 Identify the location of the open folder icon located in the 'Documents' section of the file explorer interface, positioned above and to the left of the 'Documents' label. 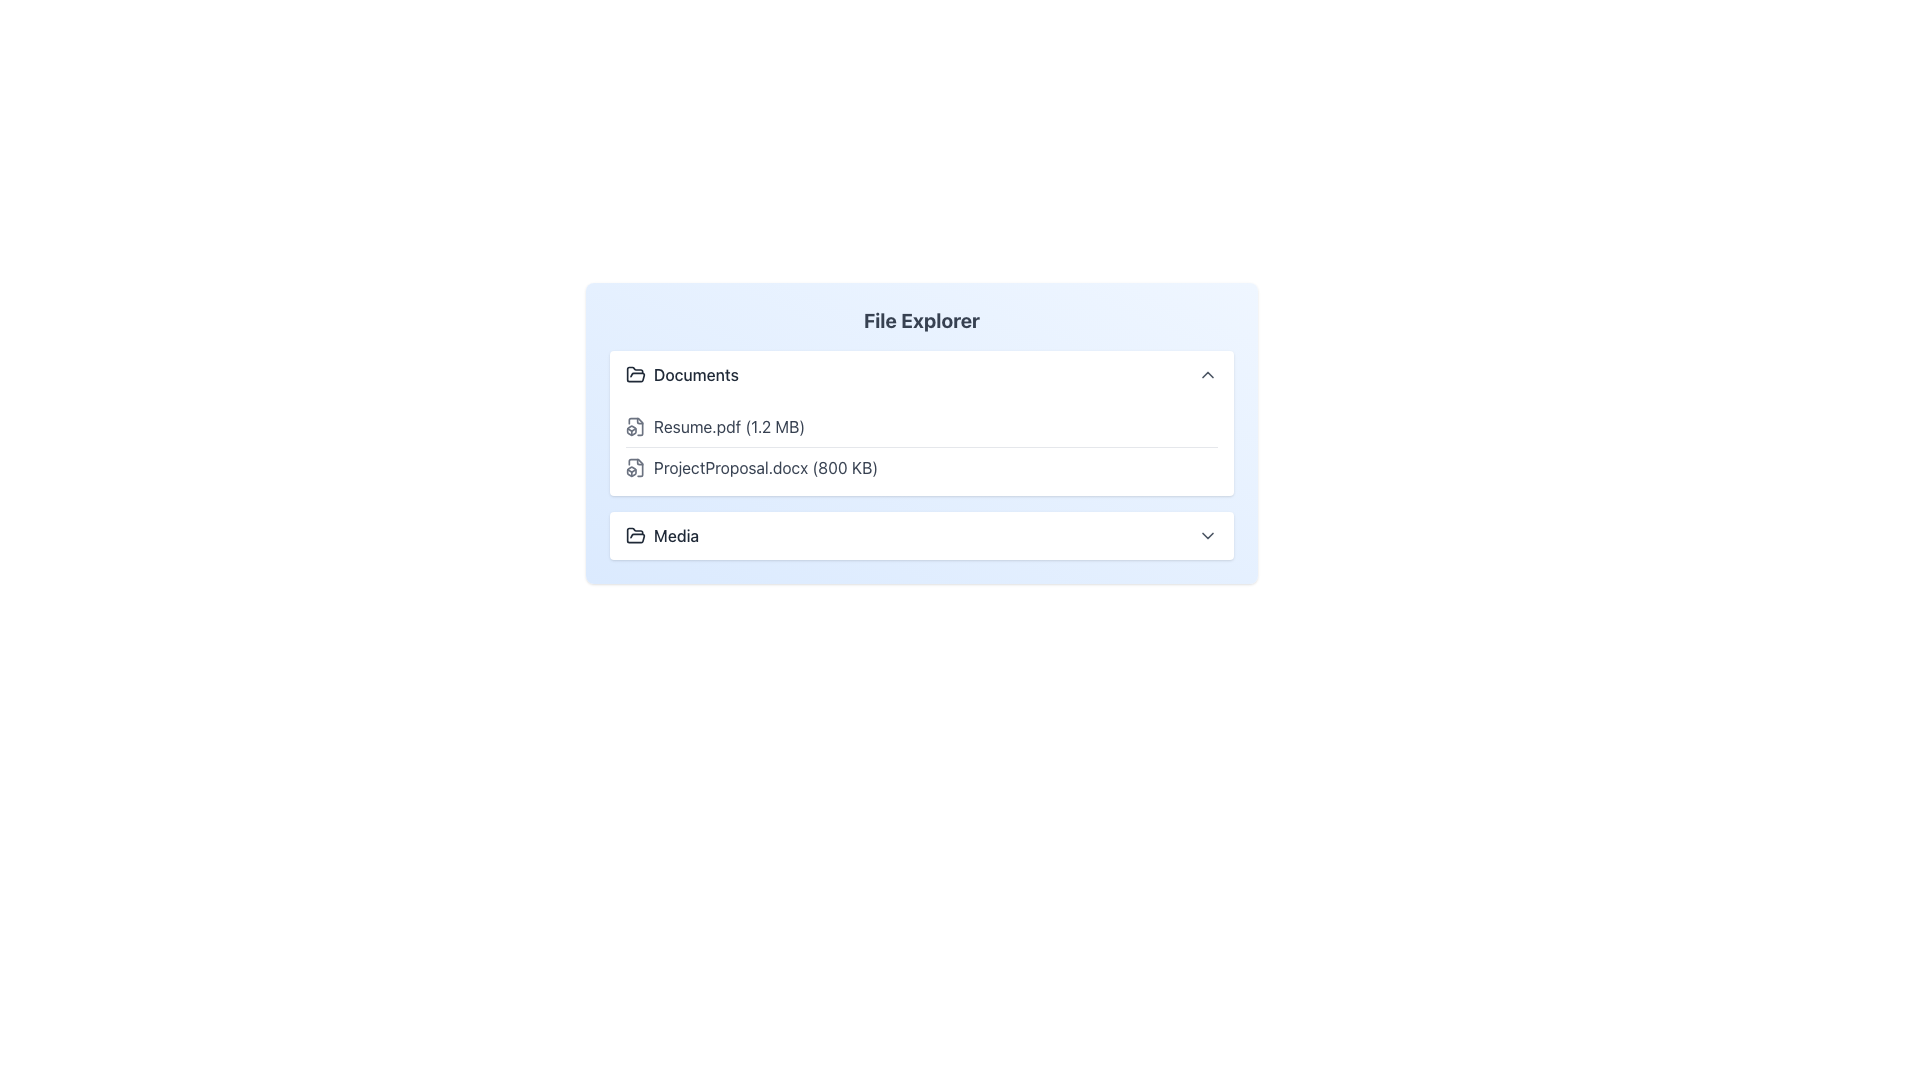
(634, 374).